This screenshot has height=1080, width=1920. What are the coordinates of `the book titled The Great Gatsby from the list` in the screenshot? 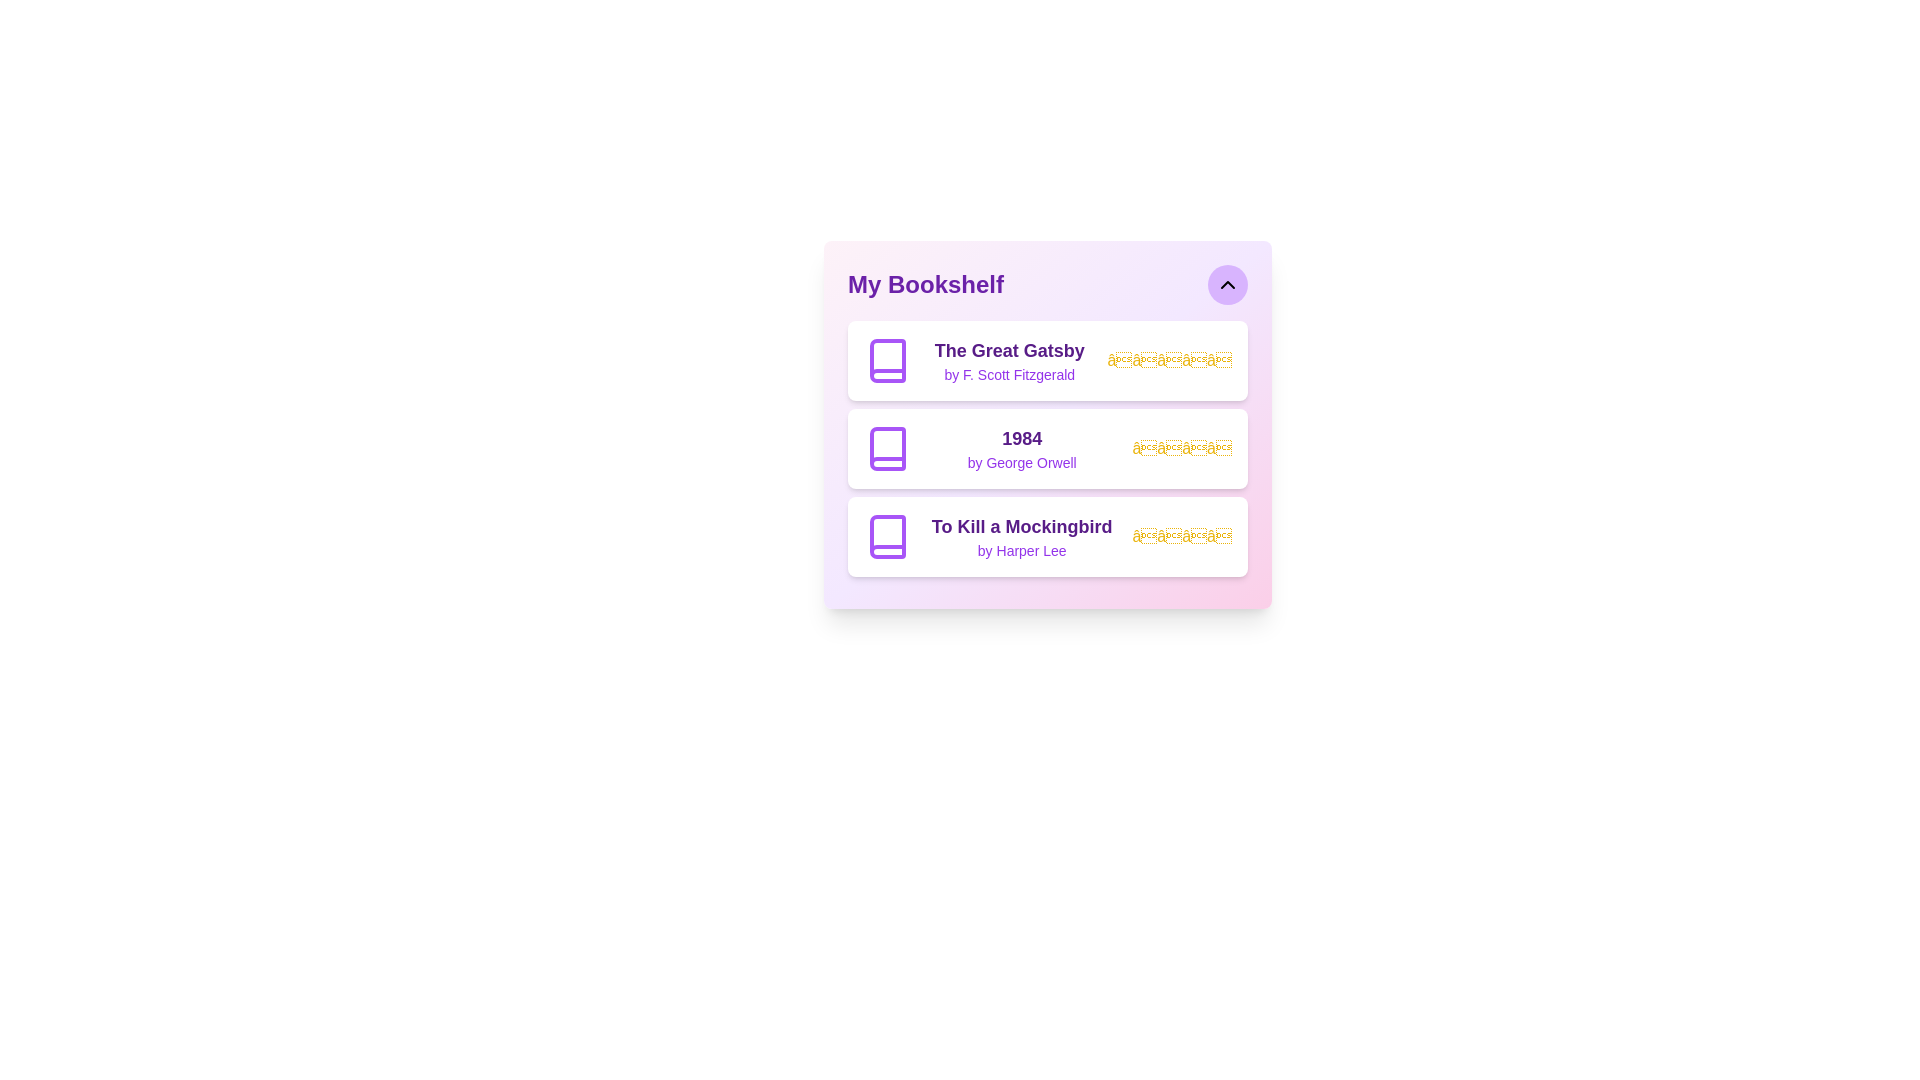 It's located at (1046, 361).